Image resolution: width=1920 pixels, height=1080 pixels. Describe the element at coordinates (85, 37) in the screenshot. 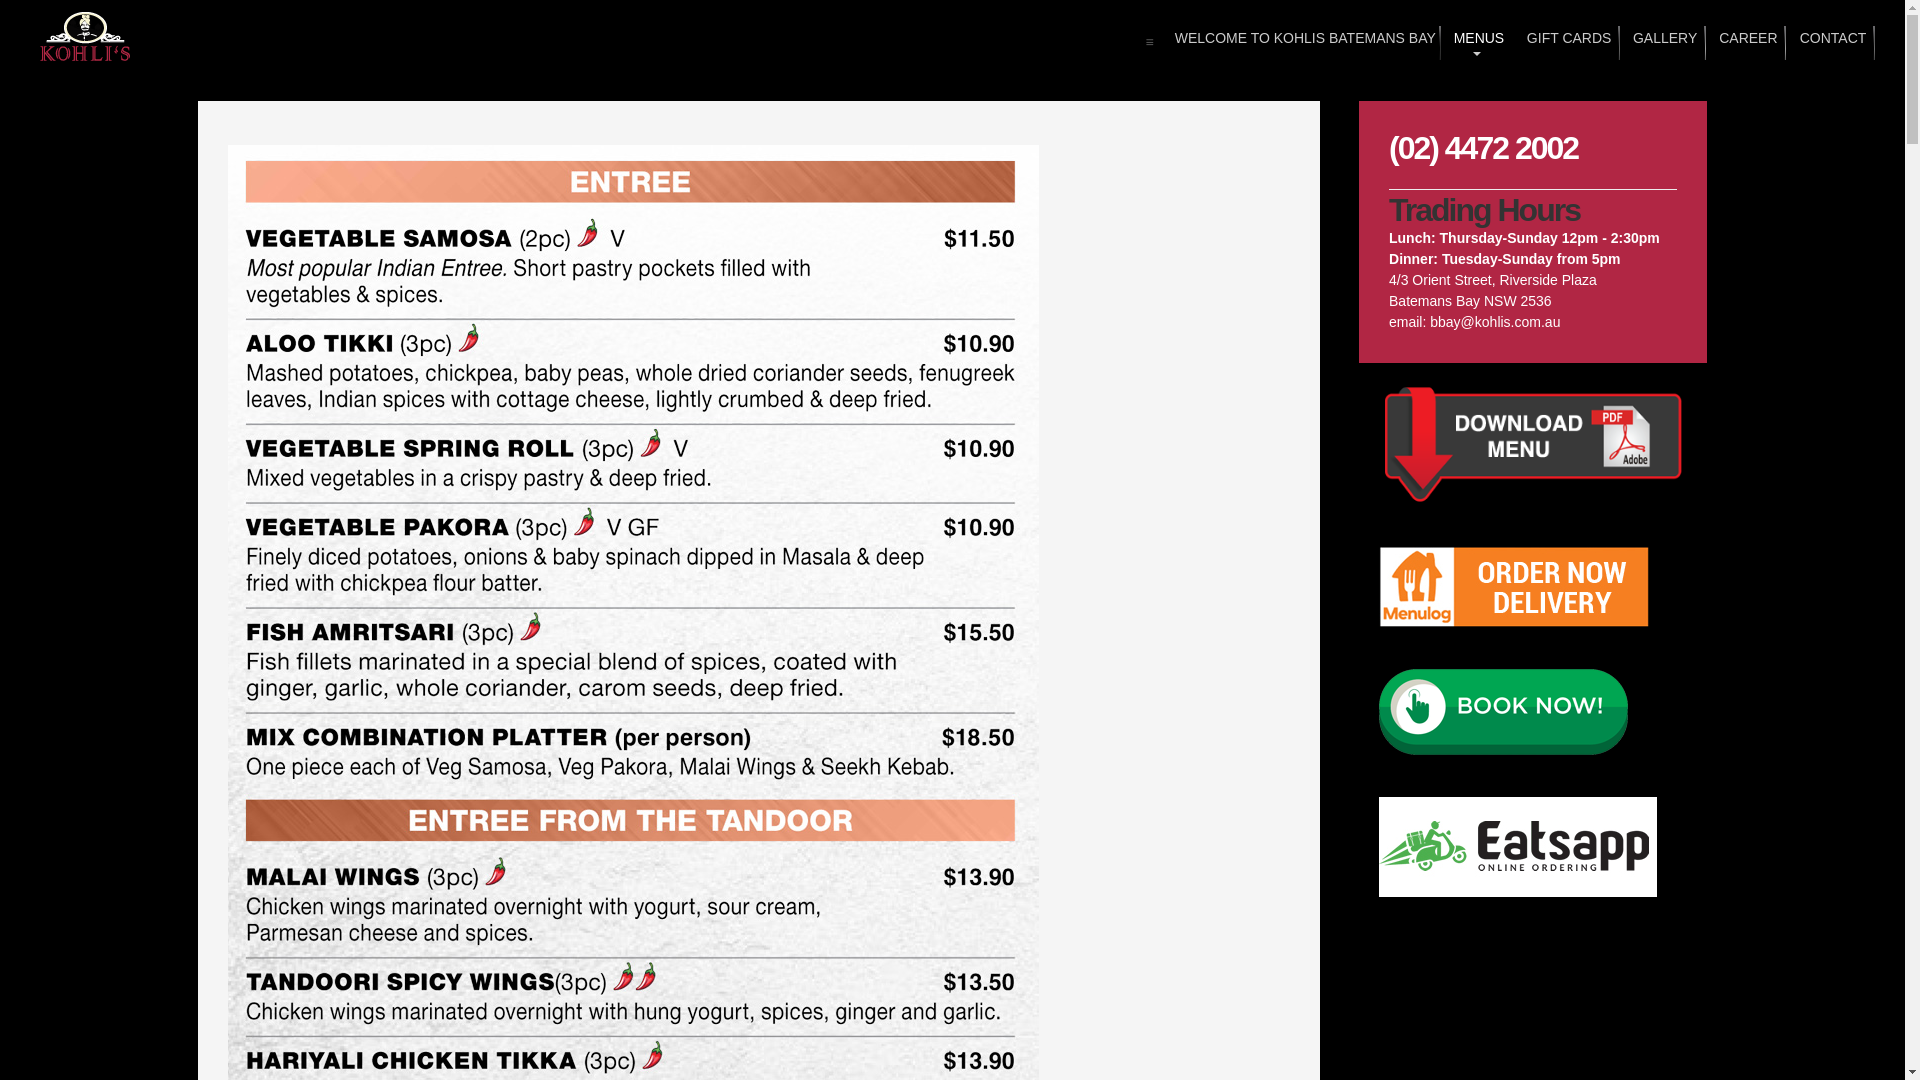

I see `'kohlis.com.au'` at that location.